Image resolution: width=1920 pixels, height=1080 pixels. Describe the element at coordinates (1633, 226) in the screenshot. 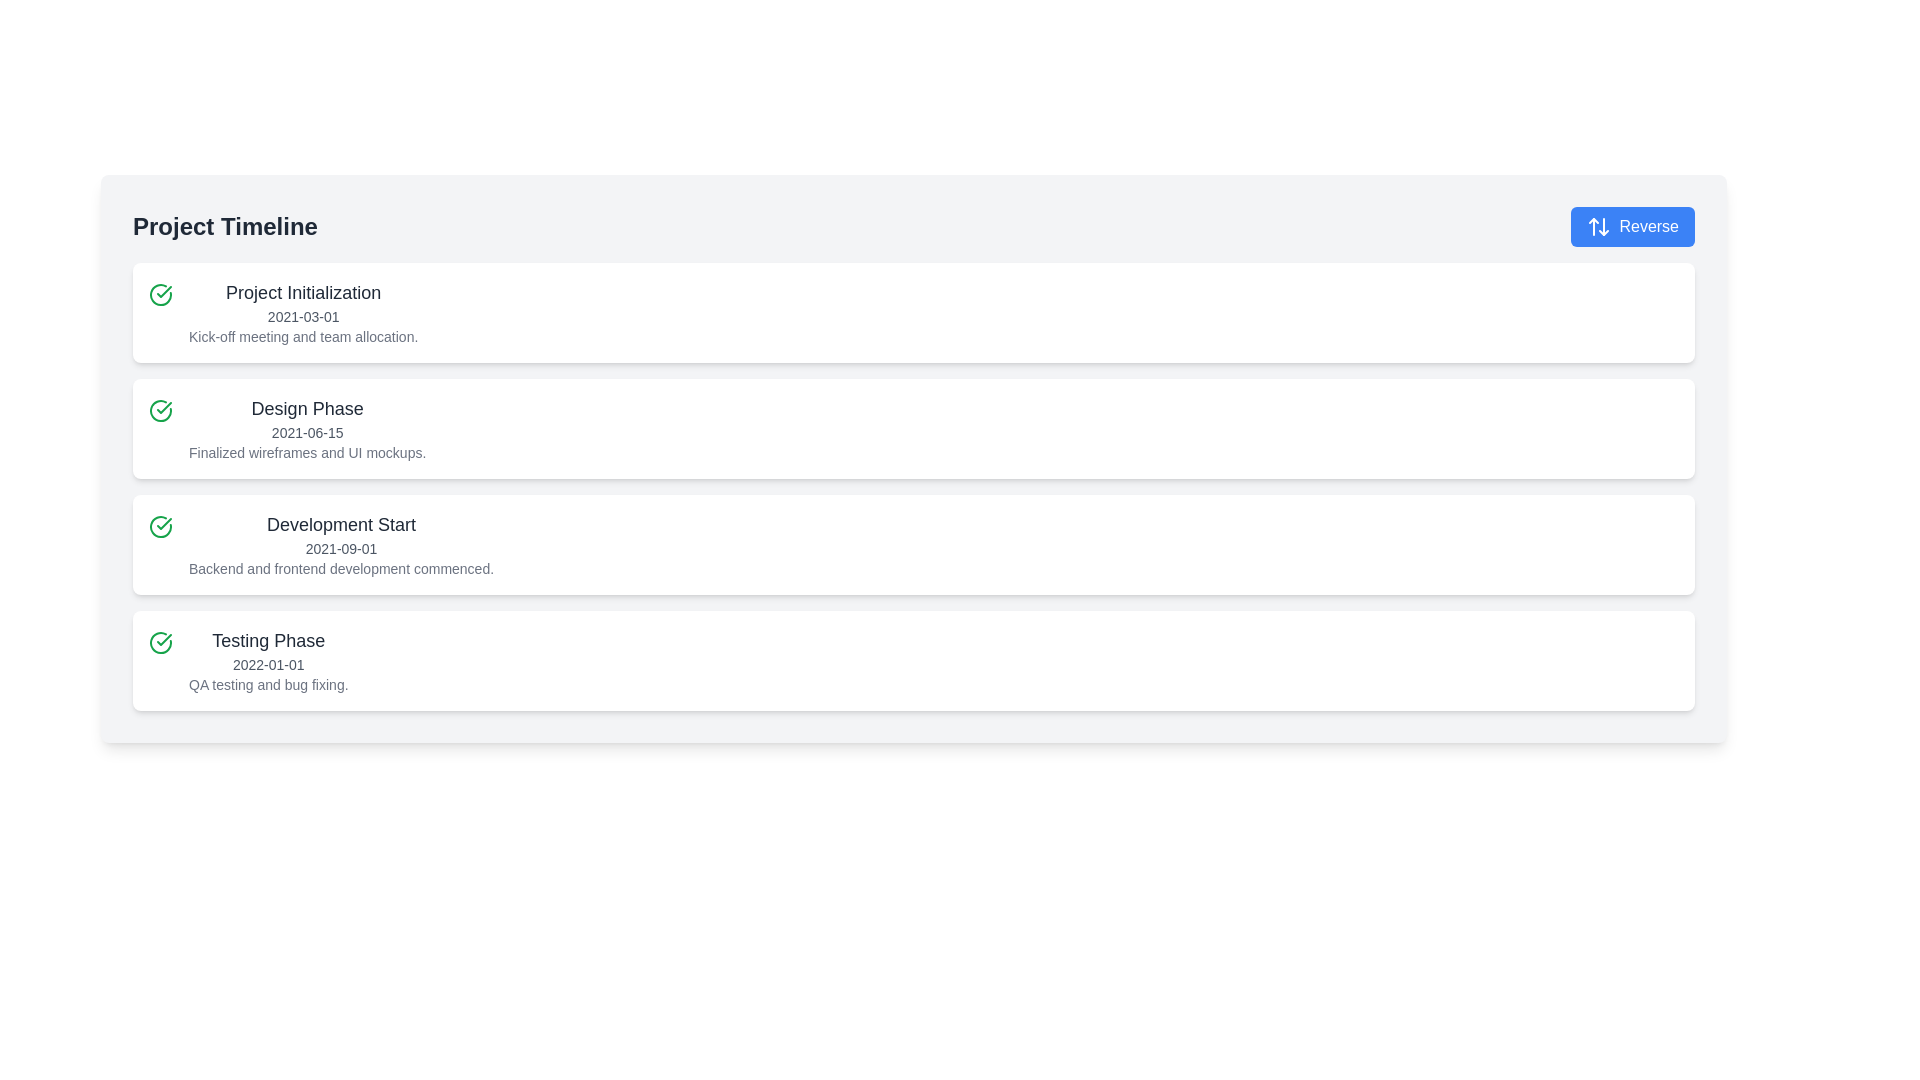

I see `the button that toggles the order of items in the Project Timeline` at that location.